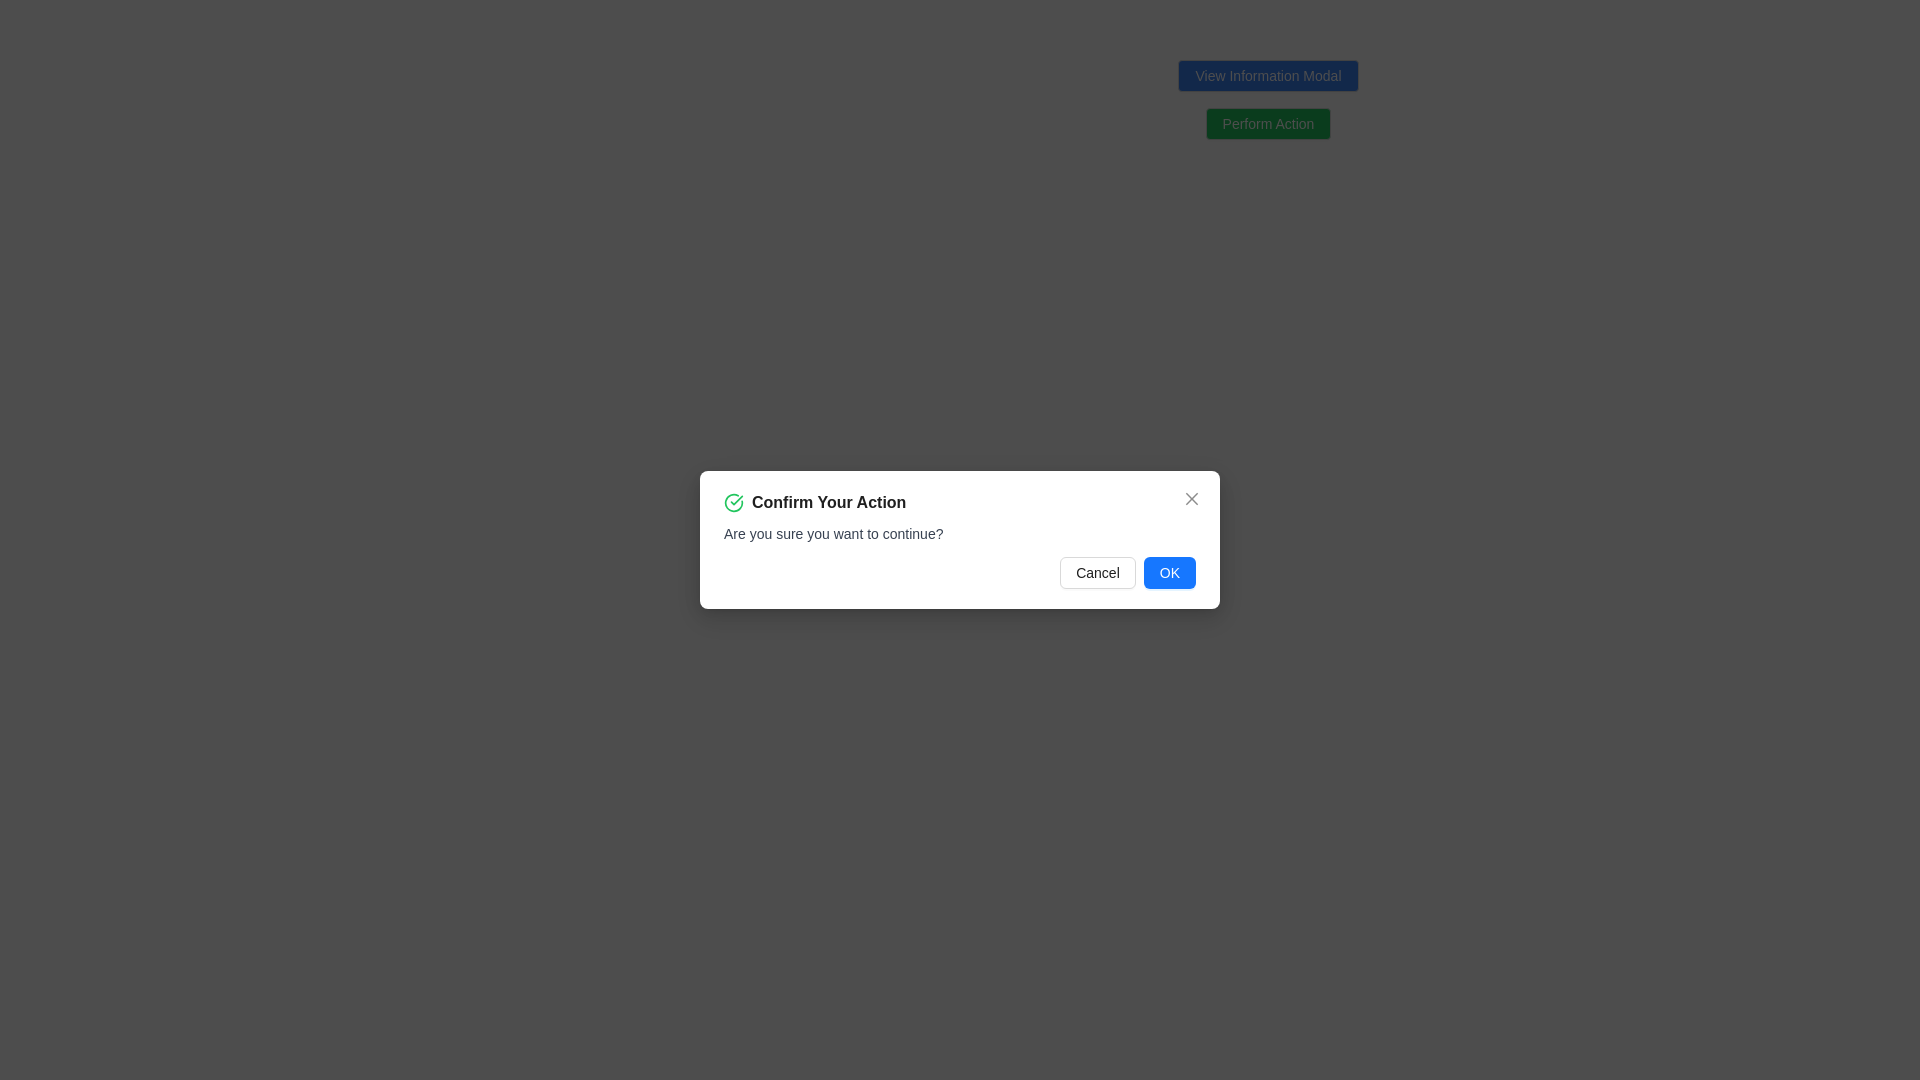 The image size is (1920, 1080). I want to click on the text label displaying 'Perform Action', which is styled within a green button with rounded corners, so click(1267, 123).